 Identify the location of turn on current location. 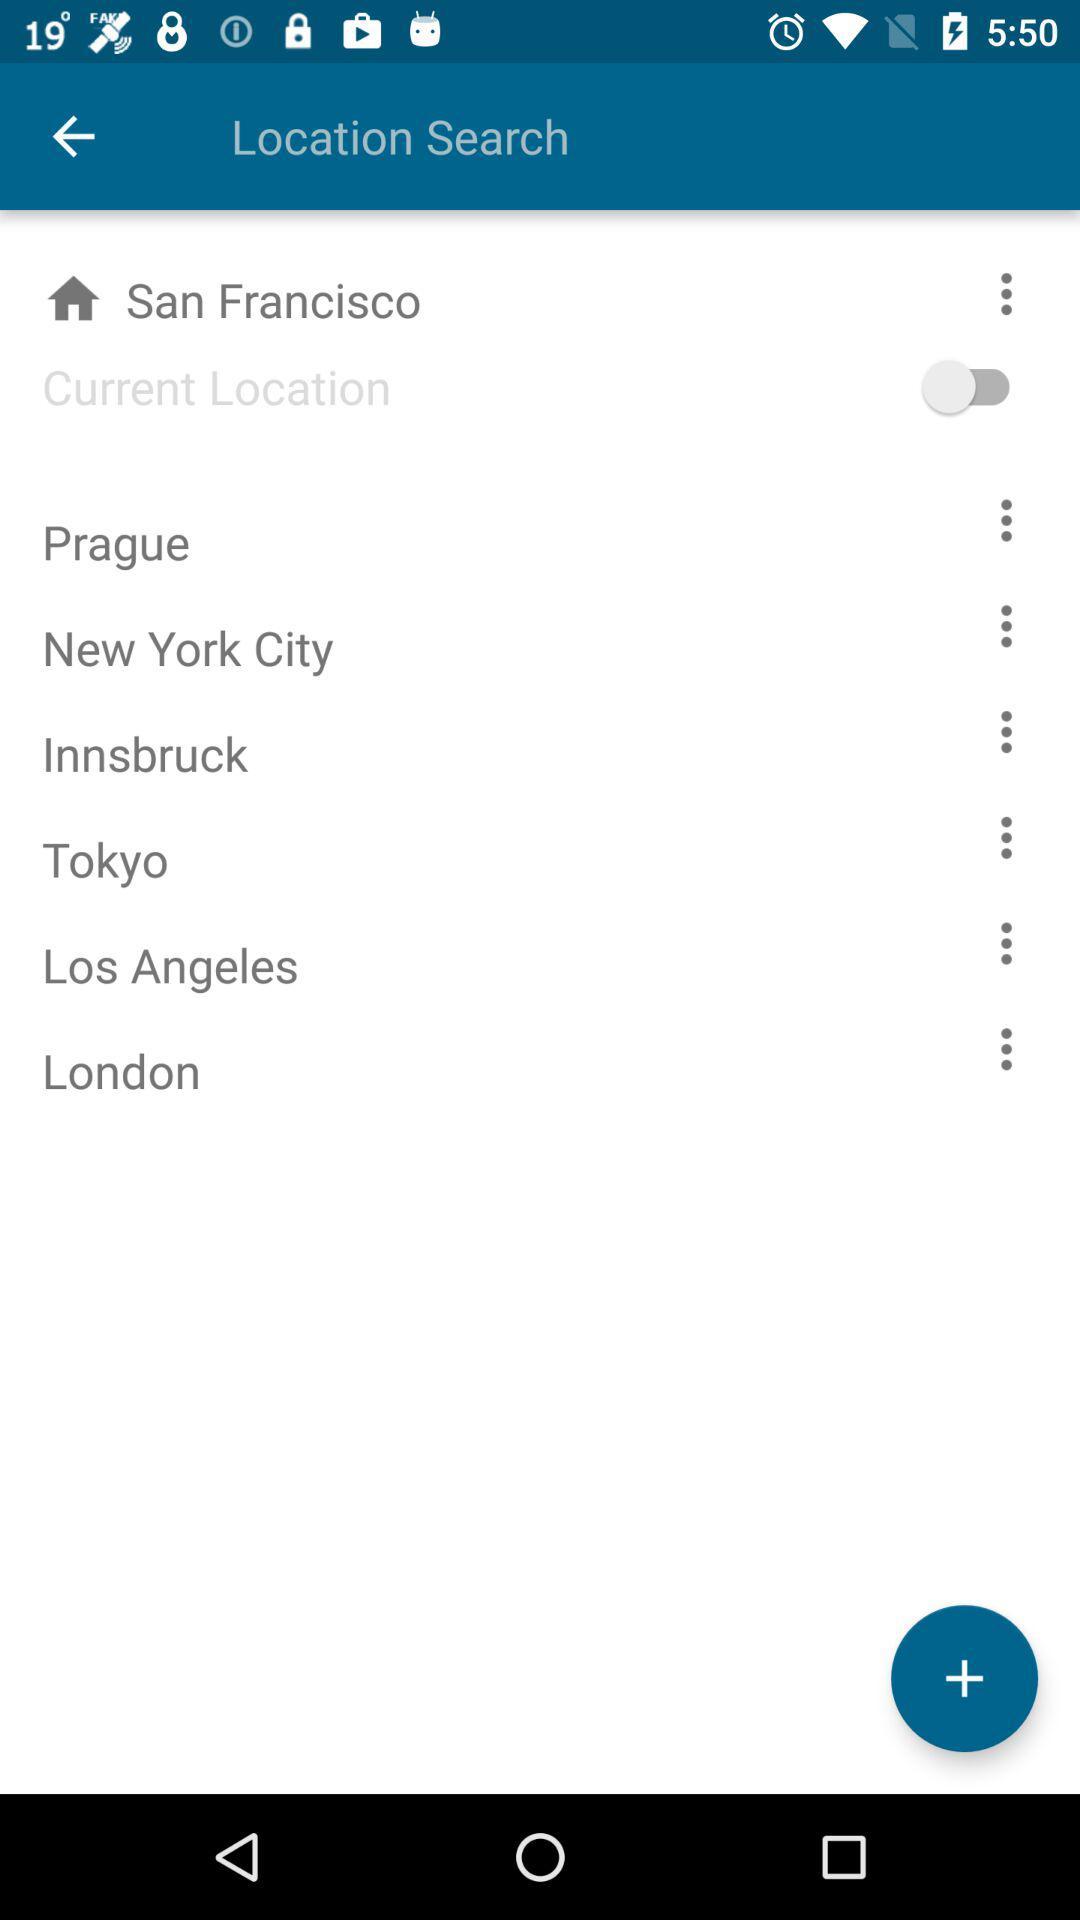
(996, 386).